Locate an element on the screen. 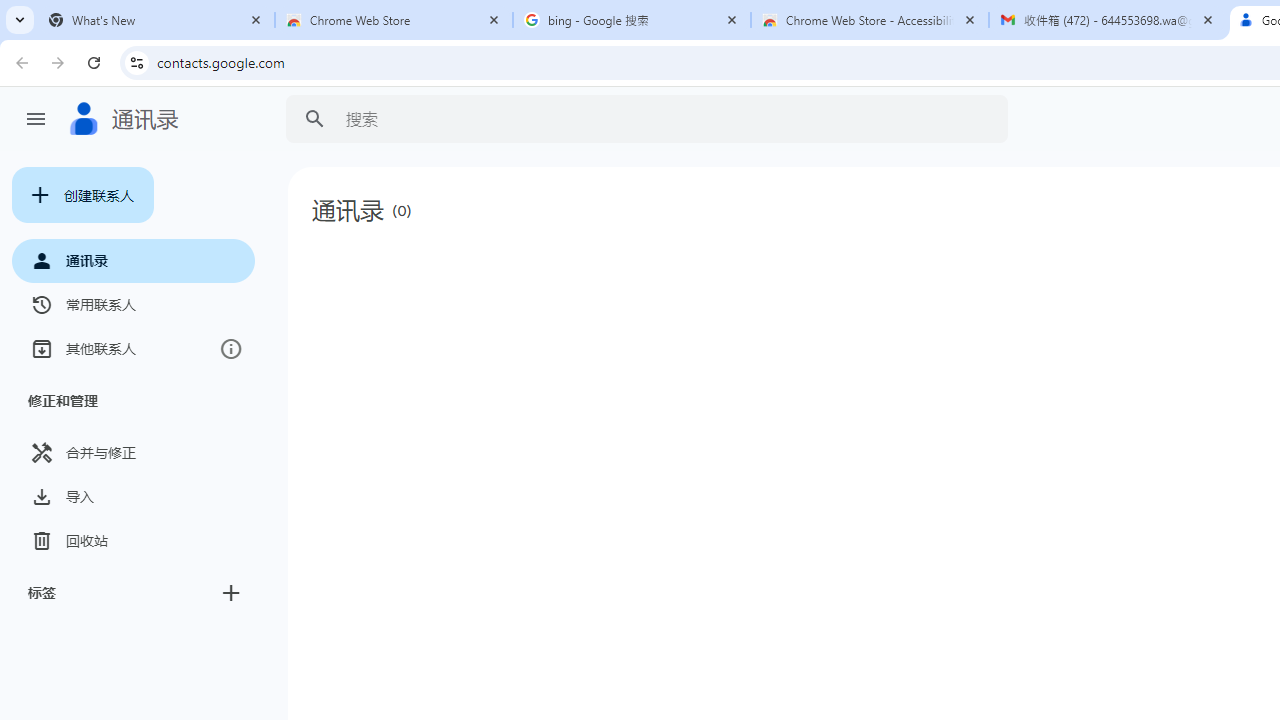 Image resolution: width=1280 pixels, height=720 pixels. 'Chrome Web Store - Accessibility' is located at coordinates (870, 20).